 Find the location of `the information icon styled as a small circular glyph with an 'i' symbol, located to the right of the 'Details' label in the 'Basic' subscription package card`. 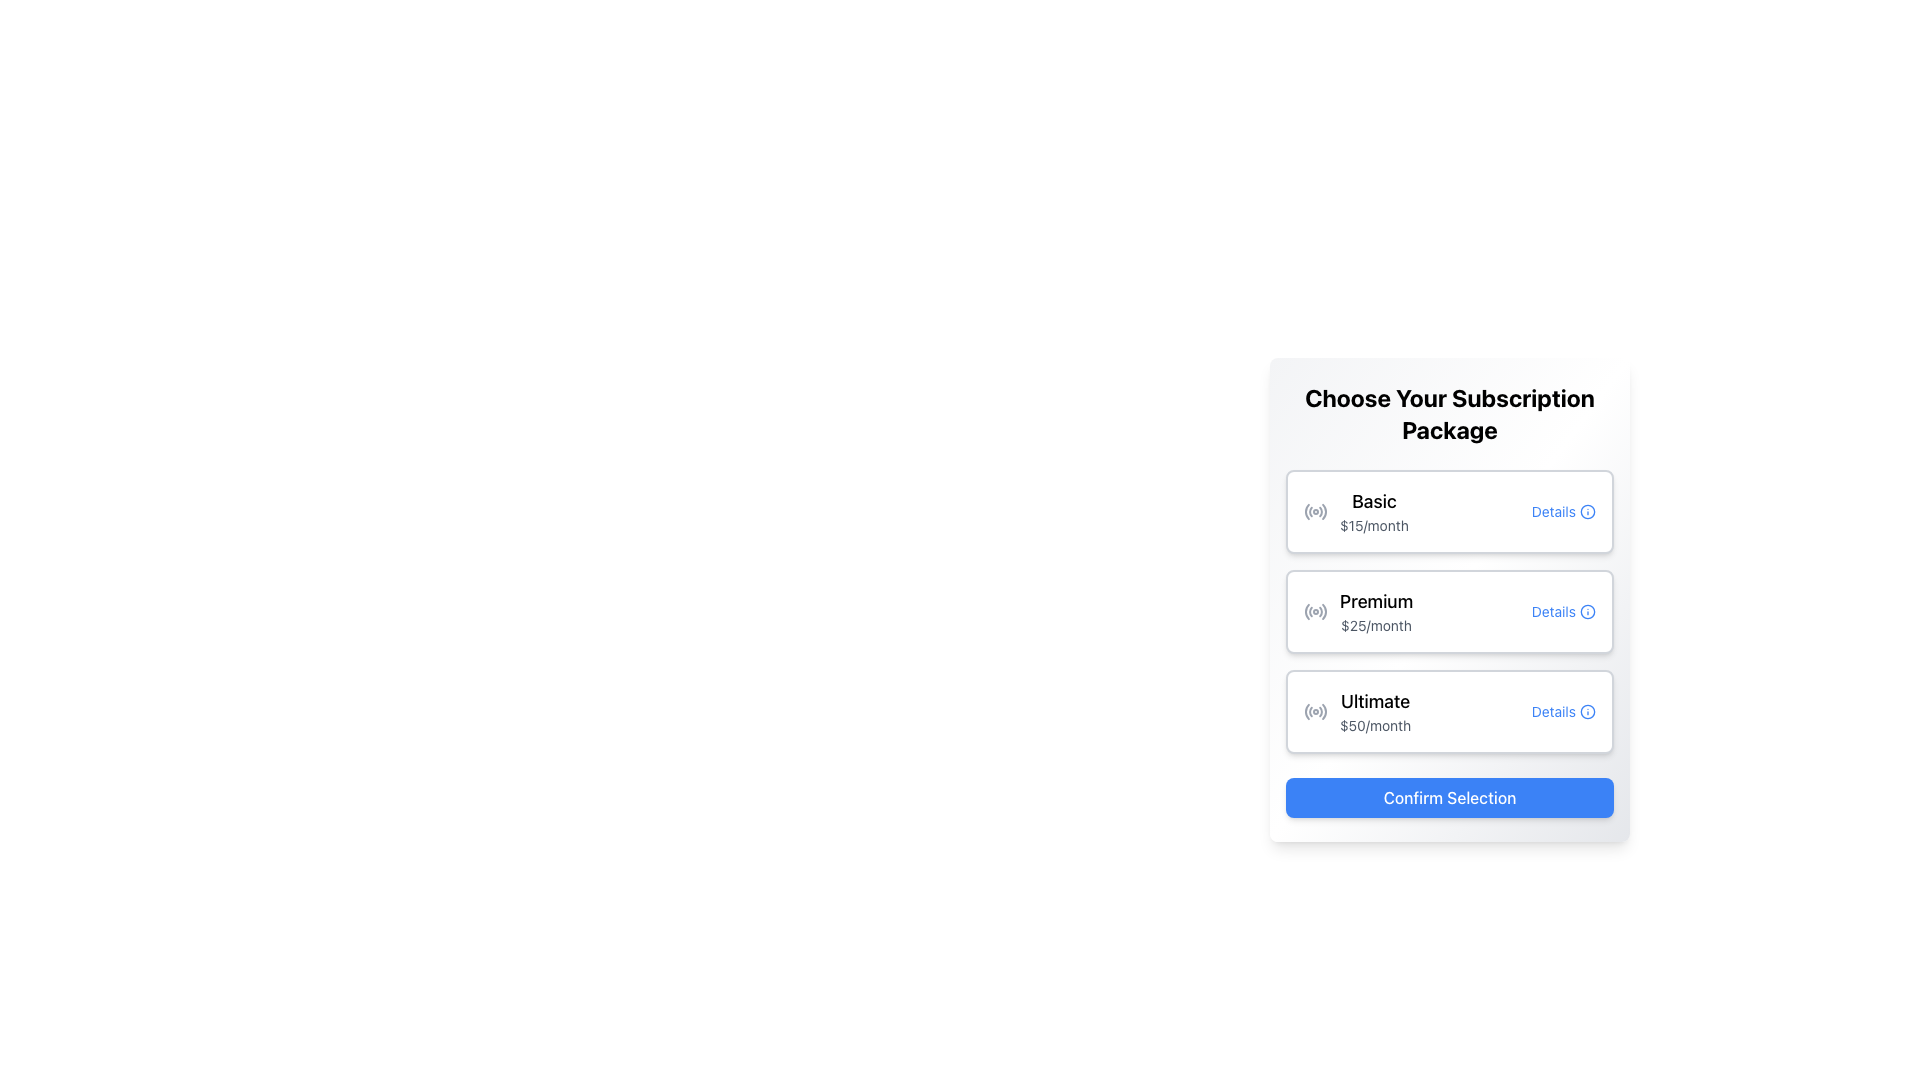

the information icon styled as a small circular glyph with an 'i' symbol, located to the right of the 'Details' label in the 'Basic' subscription package card is located at coordinates (1587, 511).